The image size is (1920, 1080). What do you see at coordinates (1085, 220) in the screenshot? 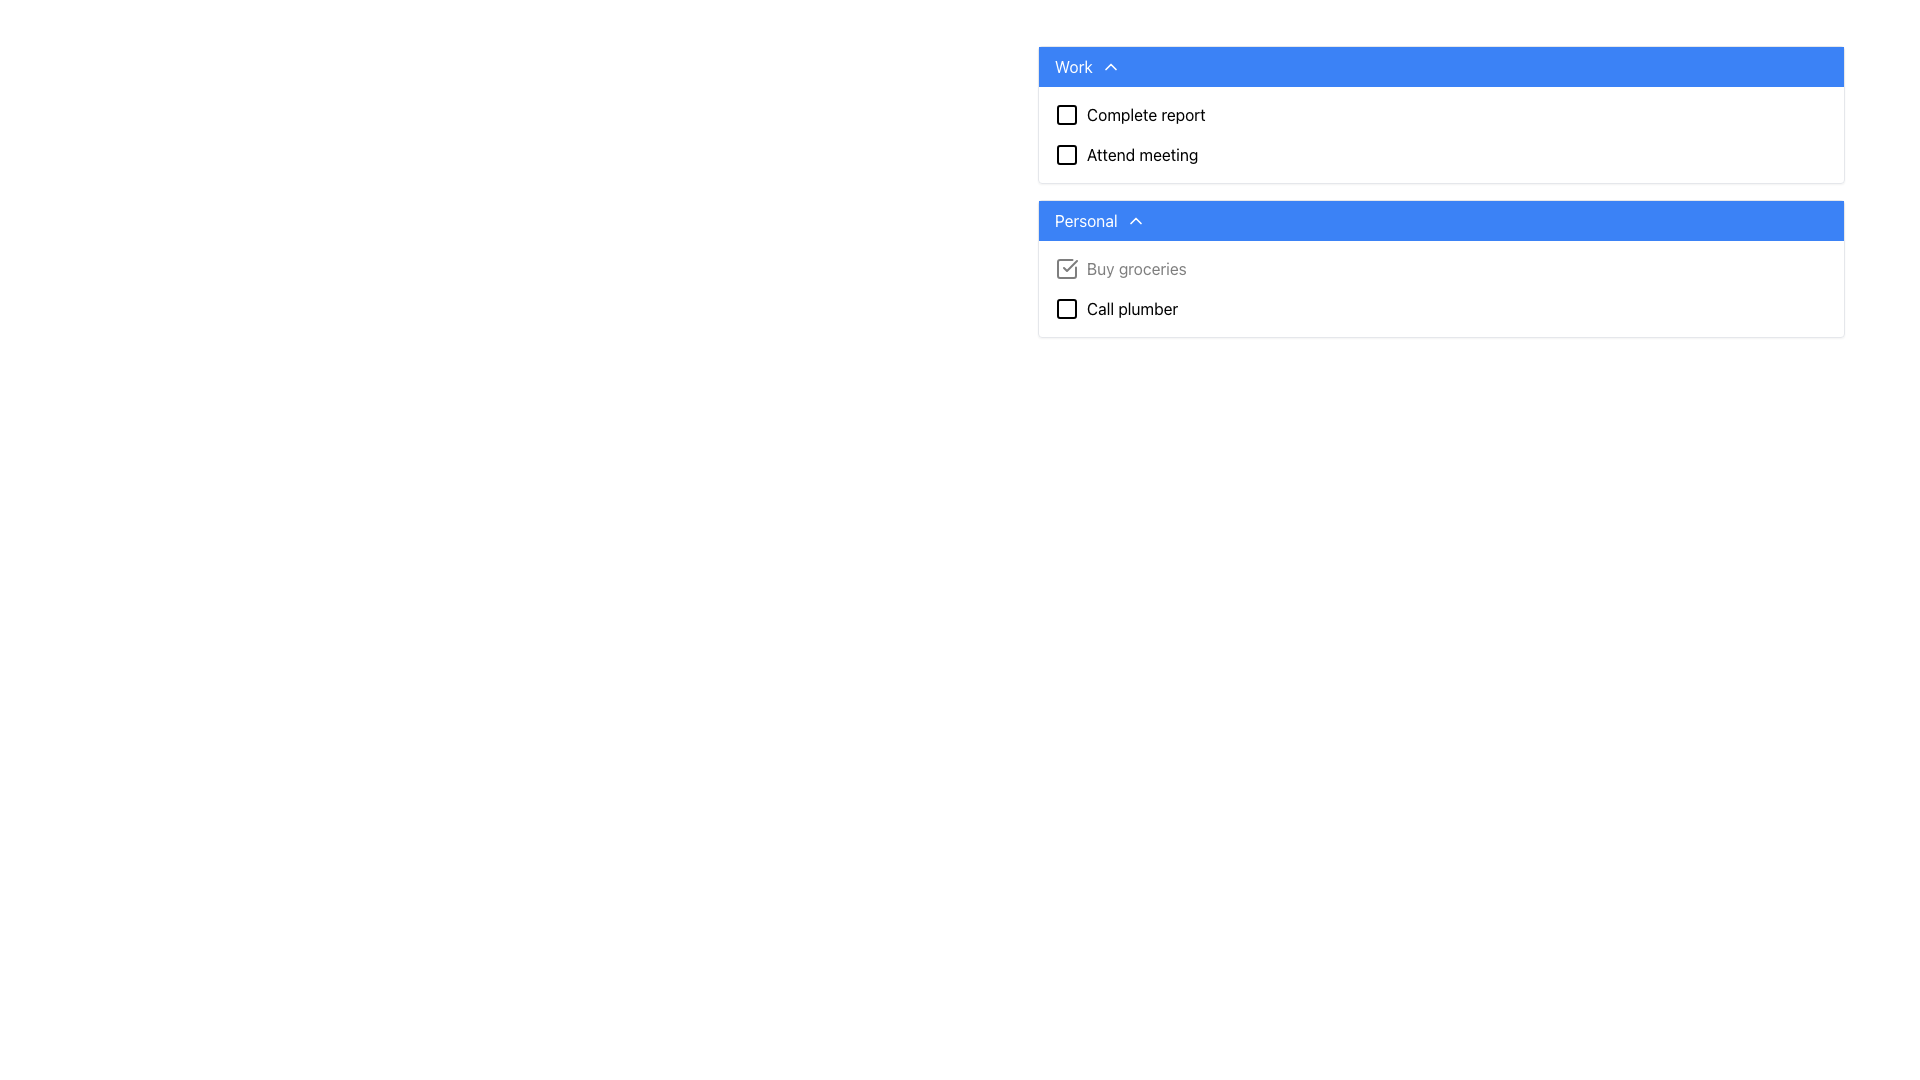
I see `the 'Personal' text label which serves as the category name in the dropdown header` at bounding box center [1085, 220].